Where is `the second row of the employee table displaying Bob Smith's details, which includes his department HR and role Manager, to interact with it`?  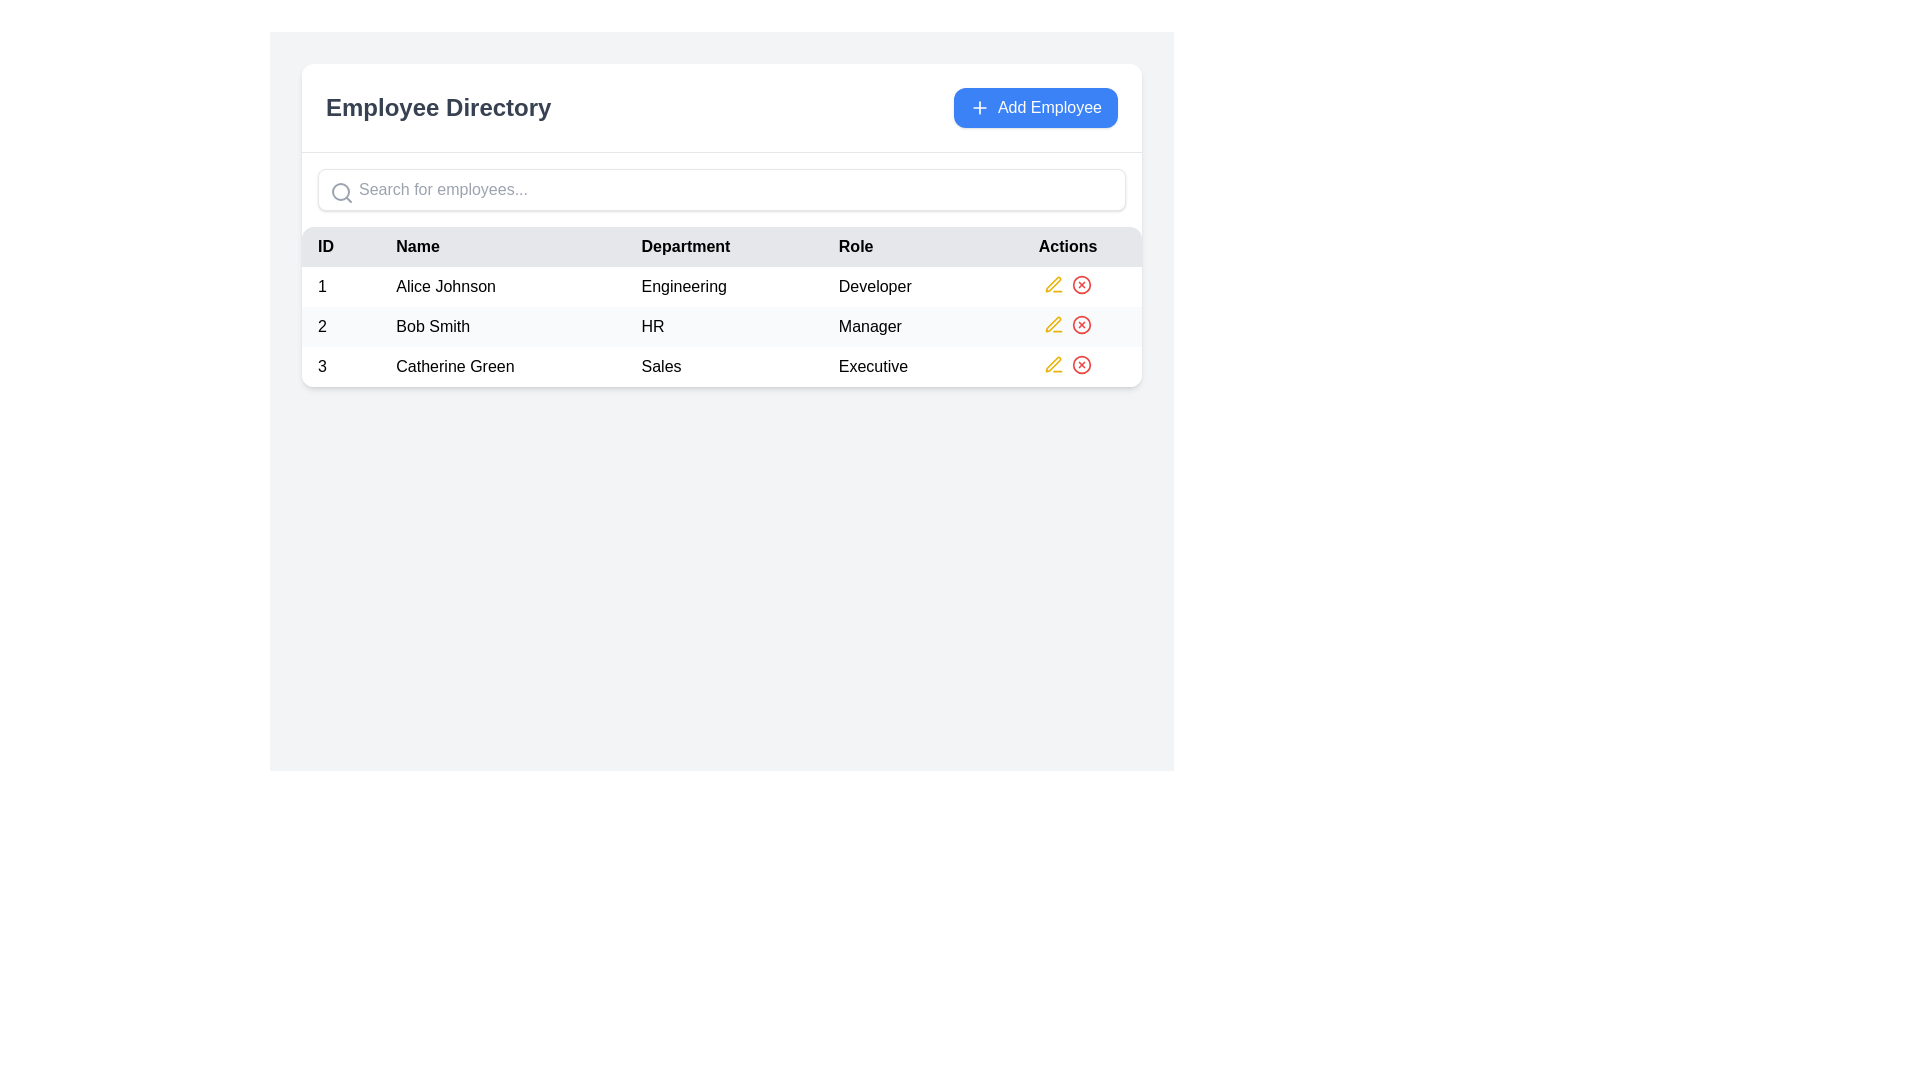
the second row of the employee table displaying Bob Smith's details, which includes his department HR and role Manager, to interact with it is located at coordinates (720, 326).